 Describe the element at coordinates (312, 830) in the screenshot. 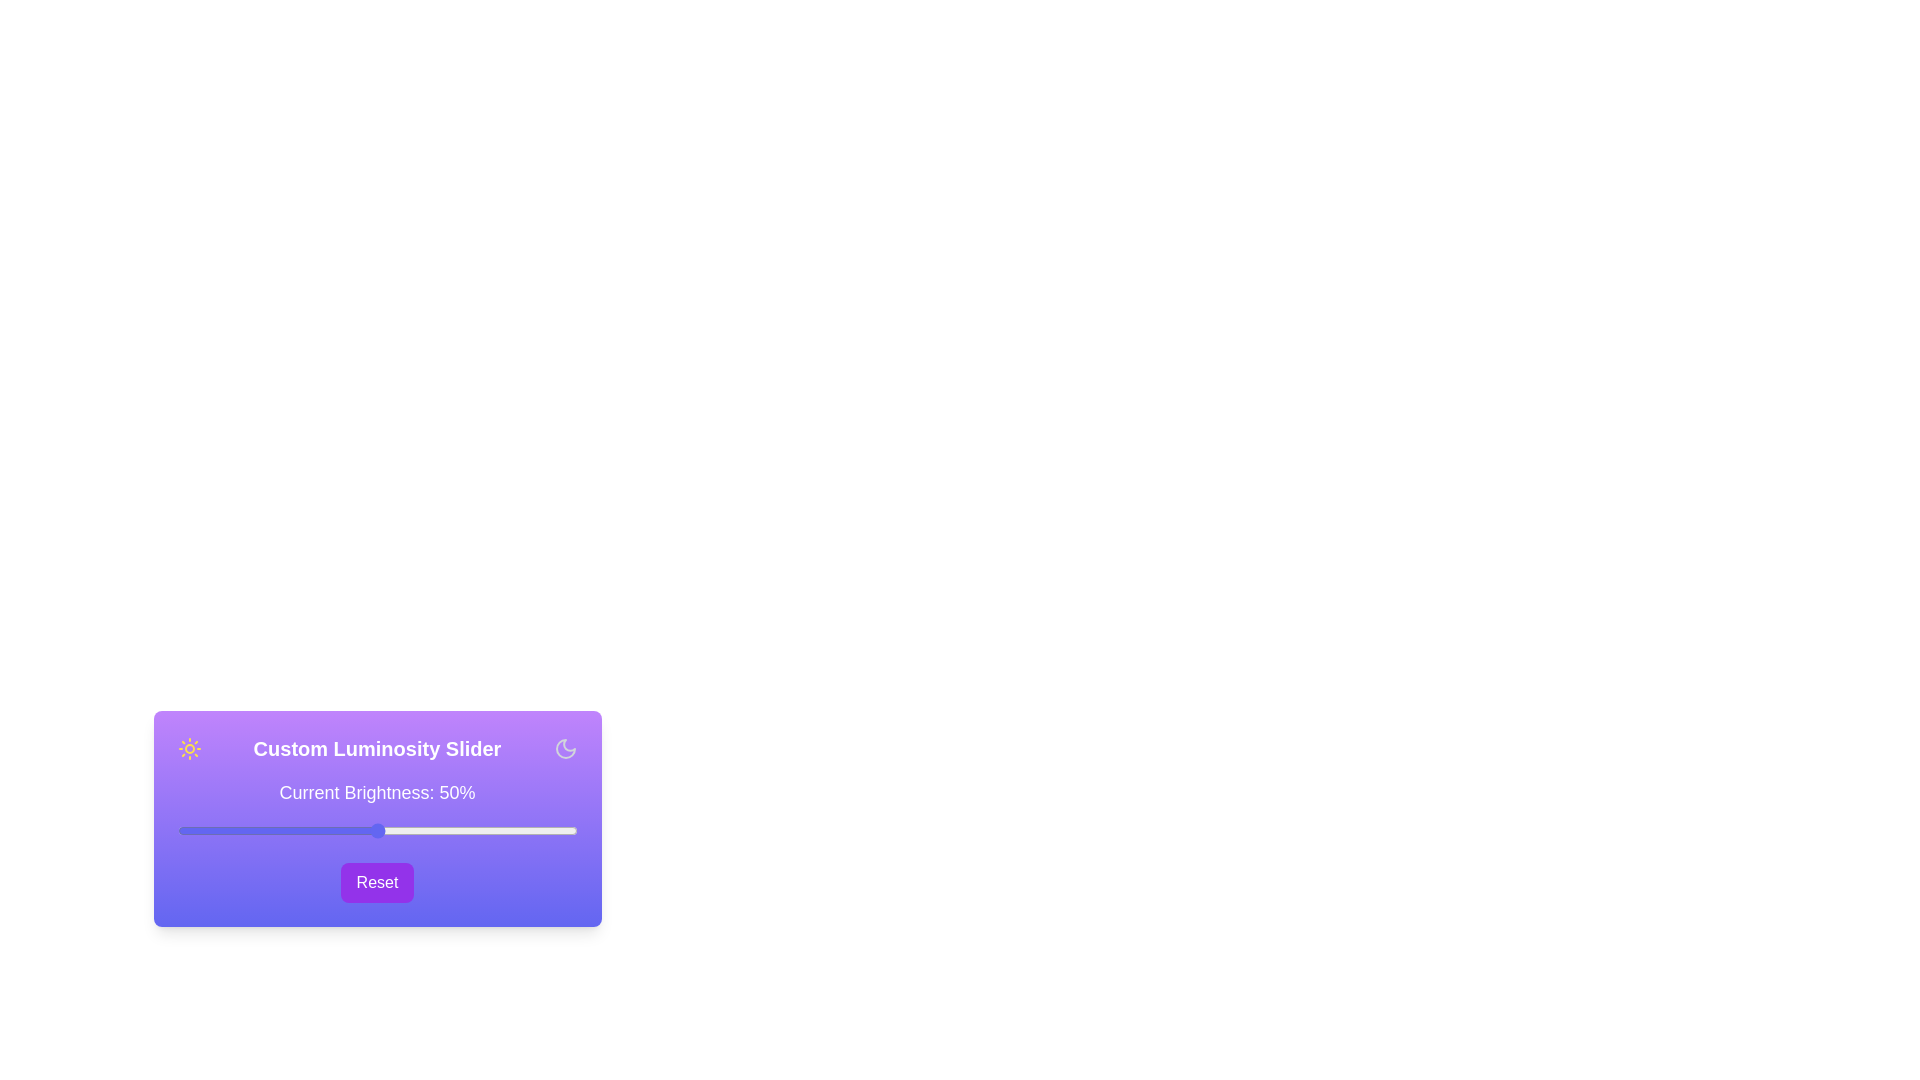

I see `brightness` at that location.